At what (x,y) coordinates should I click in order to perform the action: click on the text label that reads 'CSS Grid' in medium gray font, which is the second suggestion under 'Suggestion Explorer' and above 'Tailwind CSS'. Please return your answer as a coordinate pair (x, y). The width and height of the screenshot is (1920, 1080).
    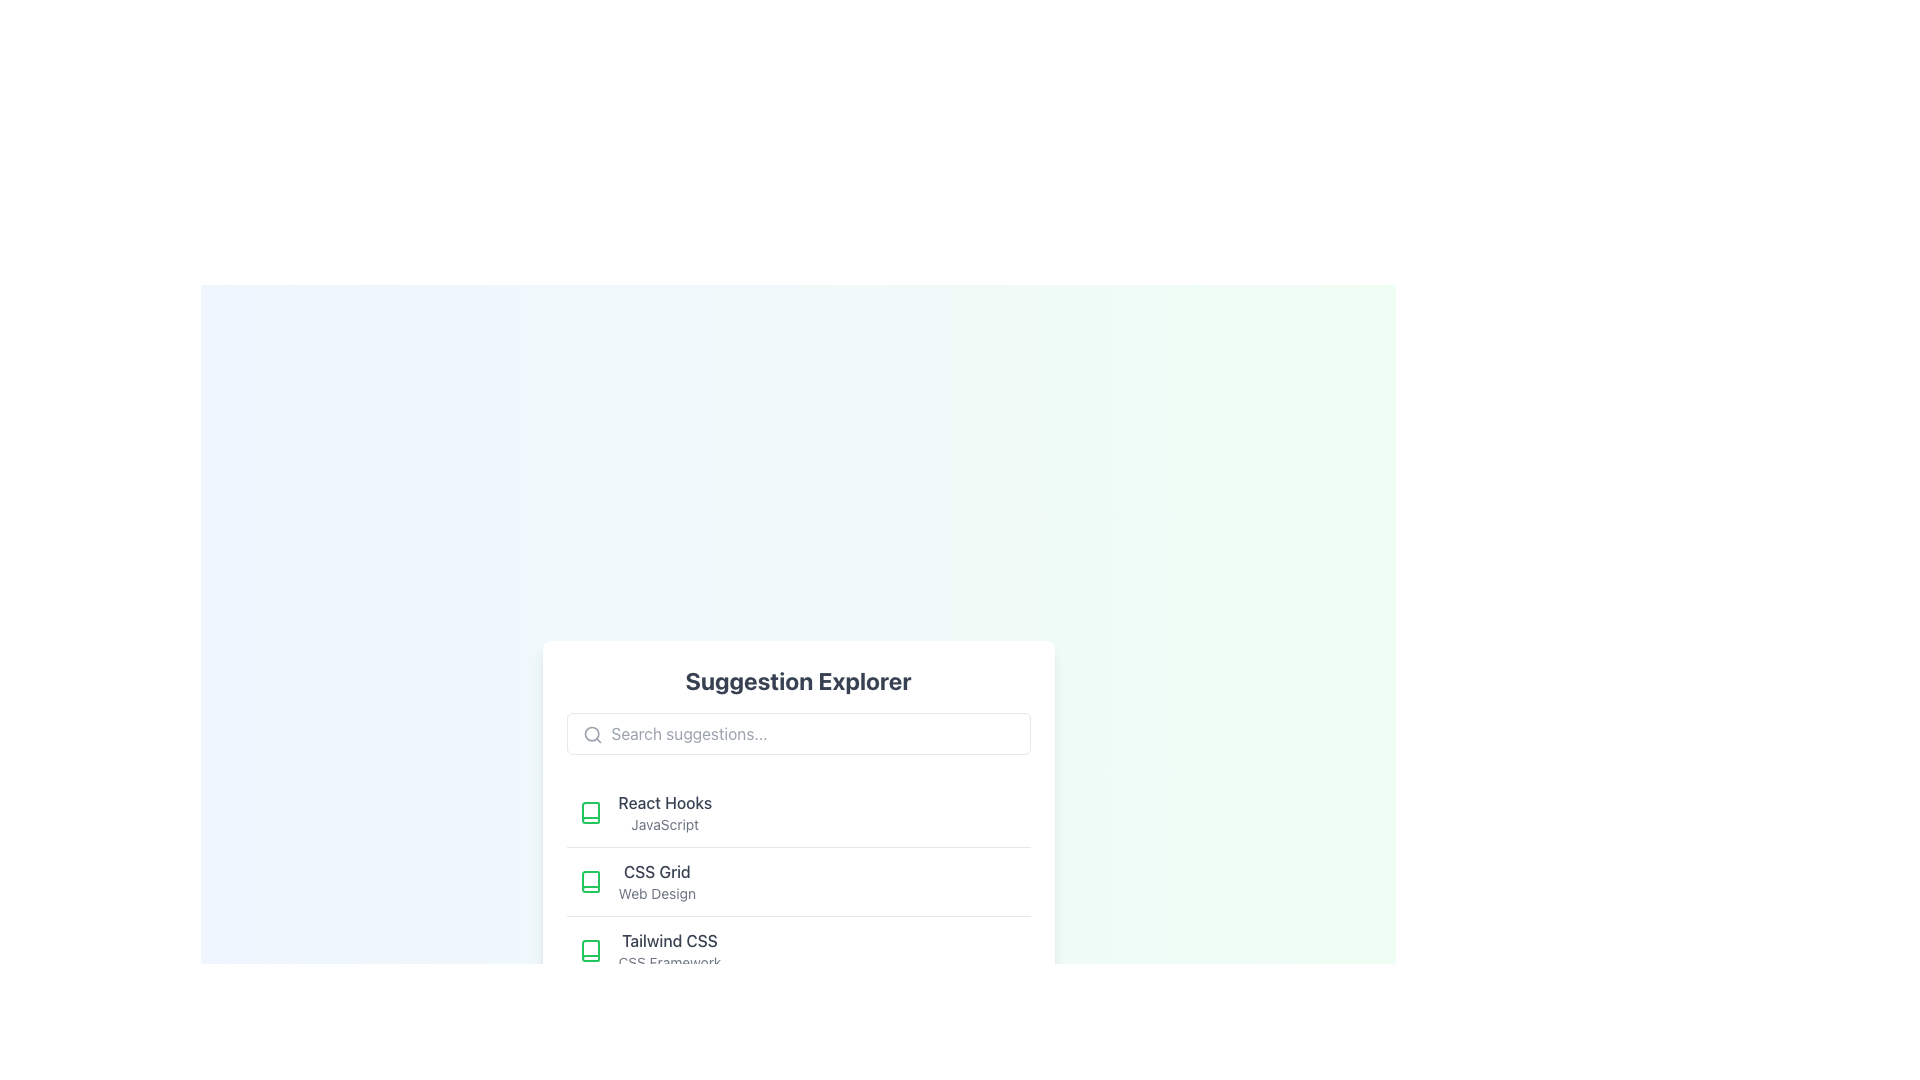
    Looking at the image, I should click on (657, 881).